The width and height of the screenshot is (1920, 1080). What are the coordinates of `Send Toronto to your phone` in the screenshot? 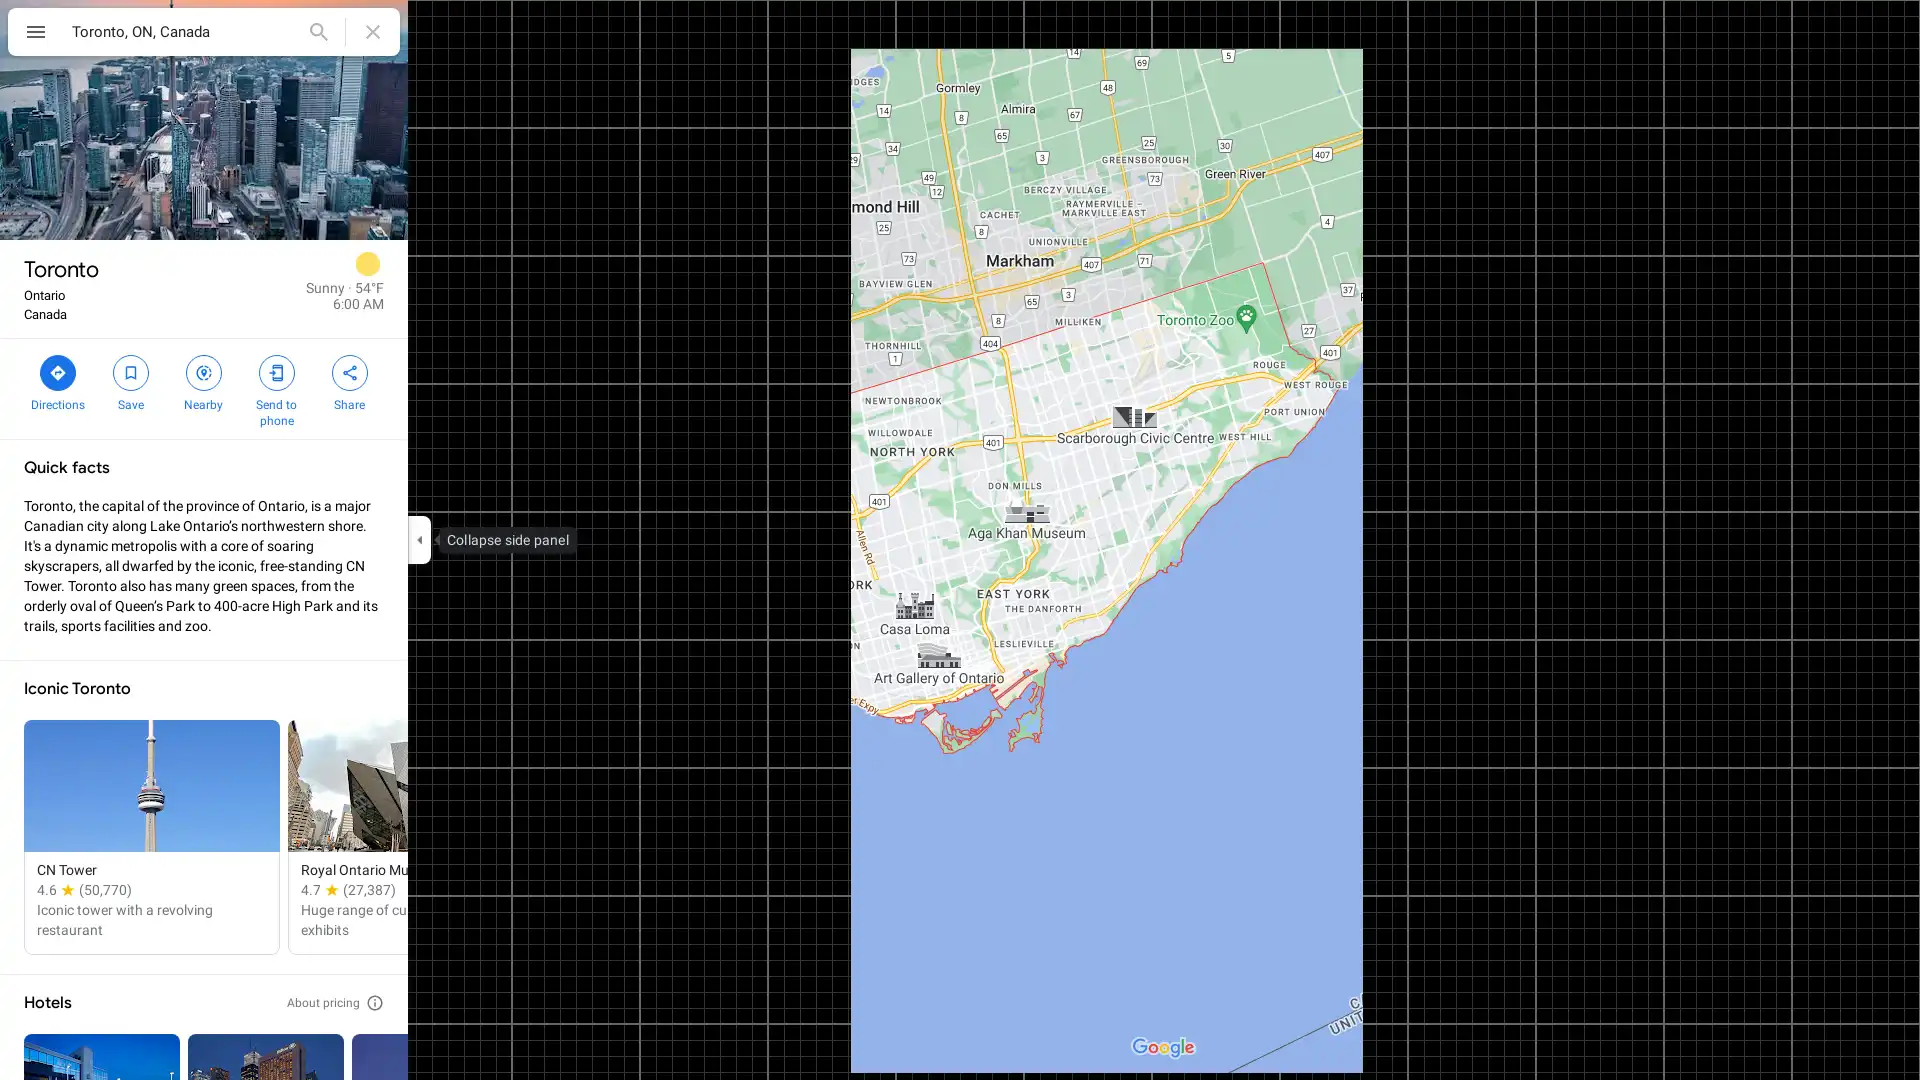 It's located at (275, 389).